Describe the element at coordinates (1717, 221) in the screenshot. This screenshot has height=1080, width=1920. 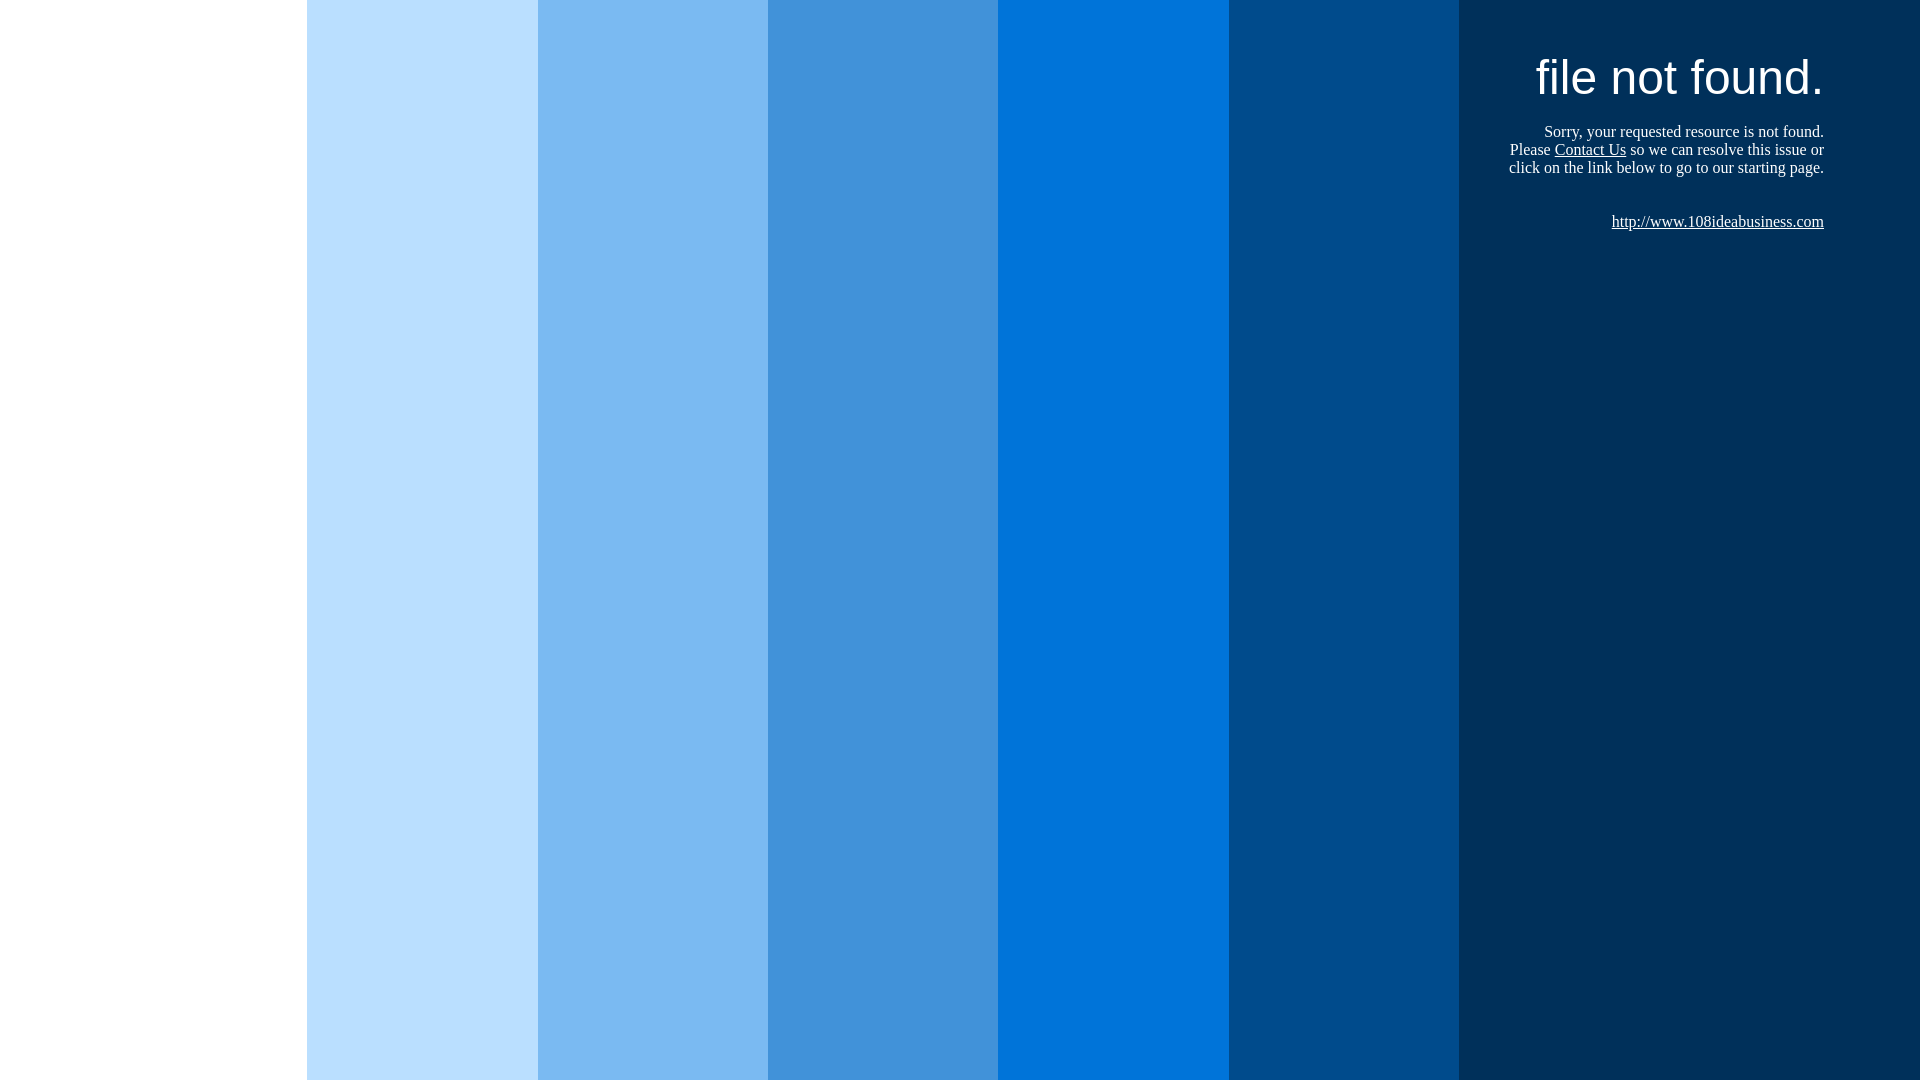
I see `'http://www.108ideabusiness.com'` at that location.